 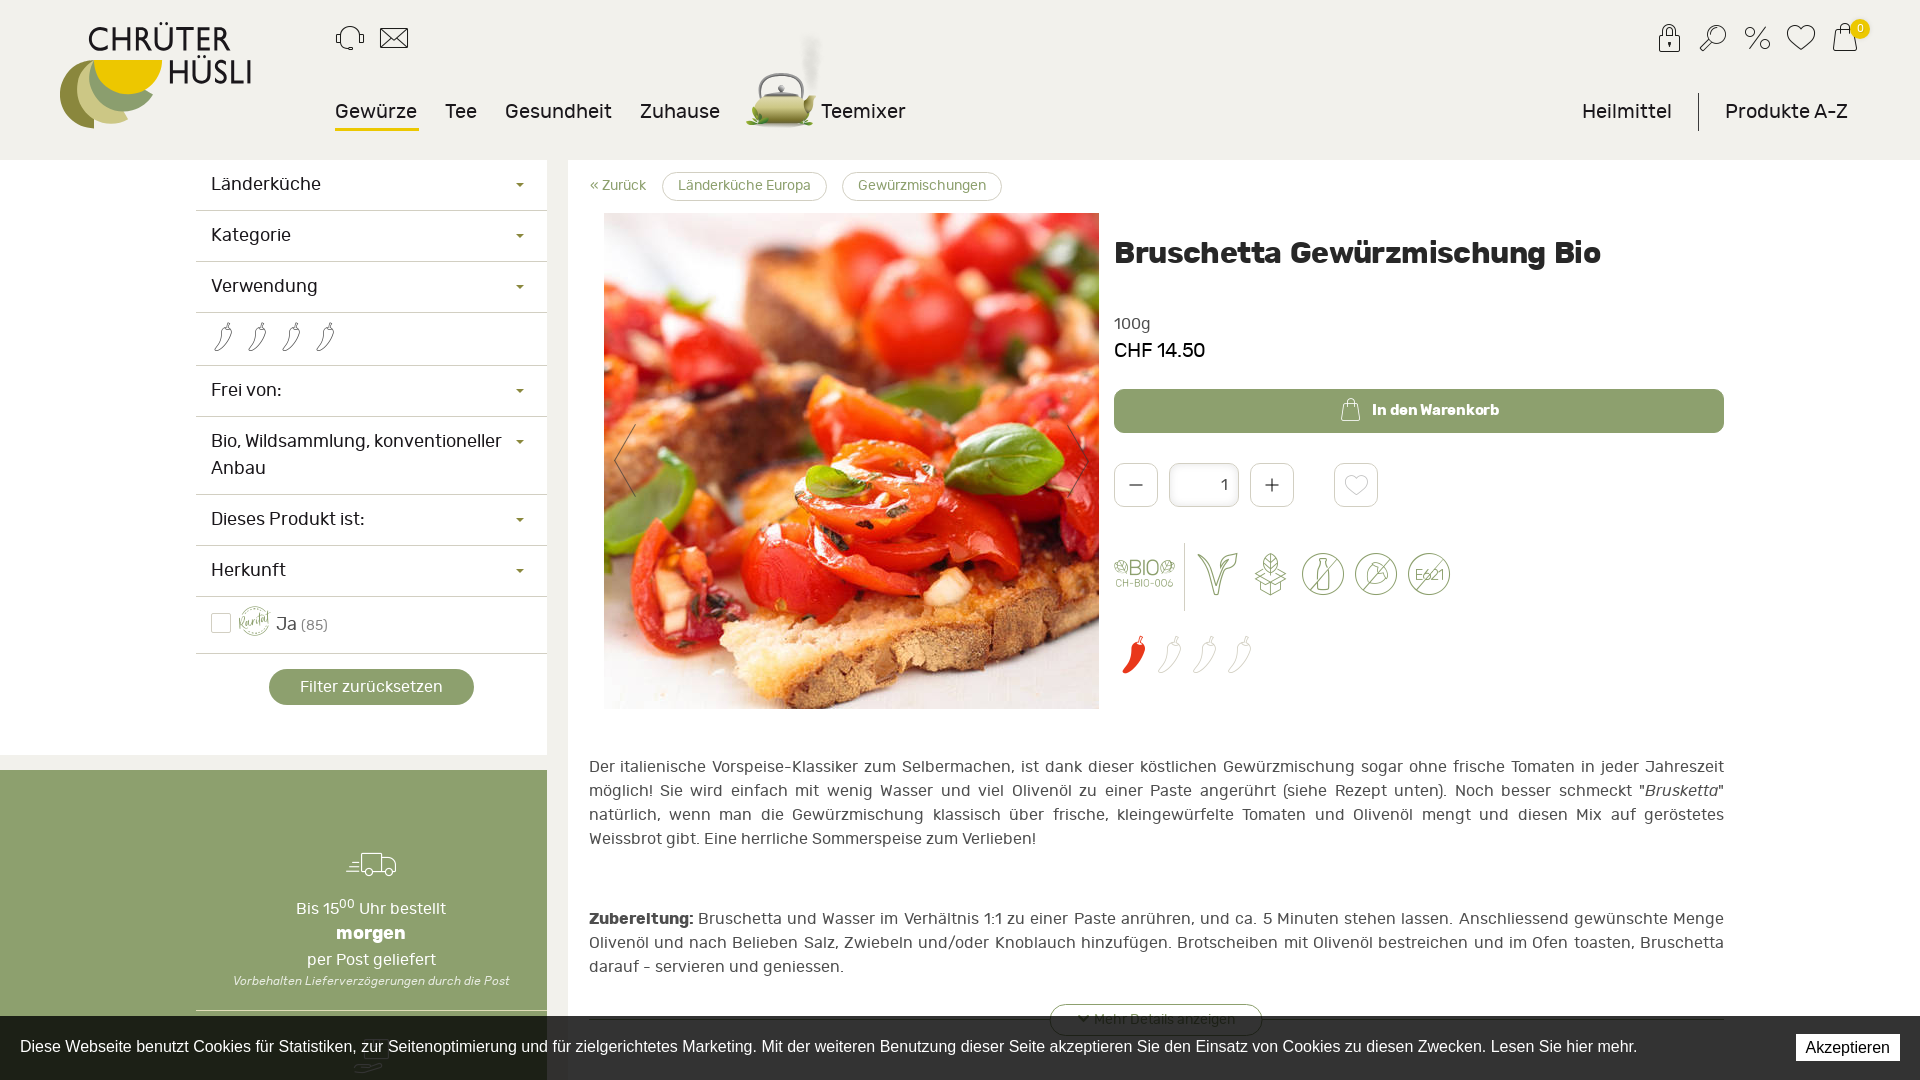 I want to click on '-', so click(x=1136, y=485).